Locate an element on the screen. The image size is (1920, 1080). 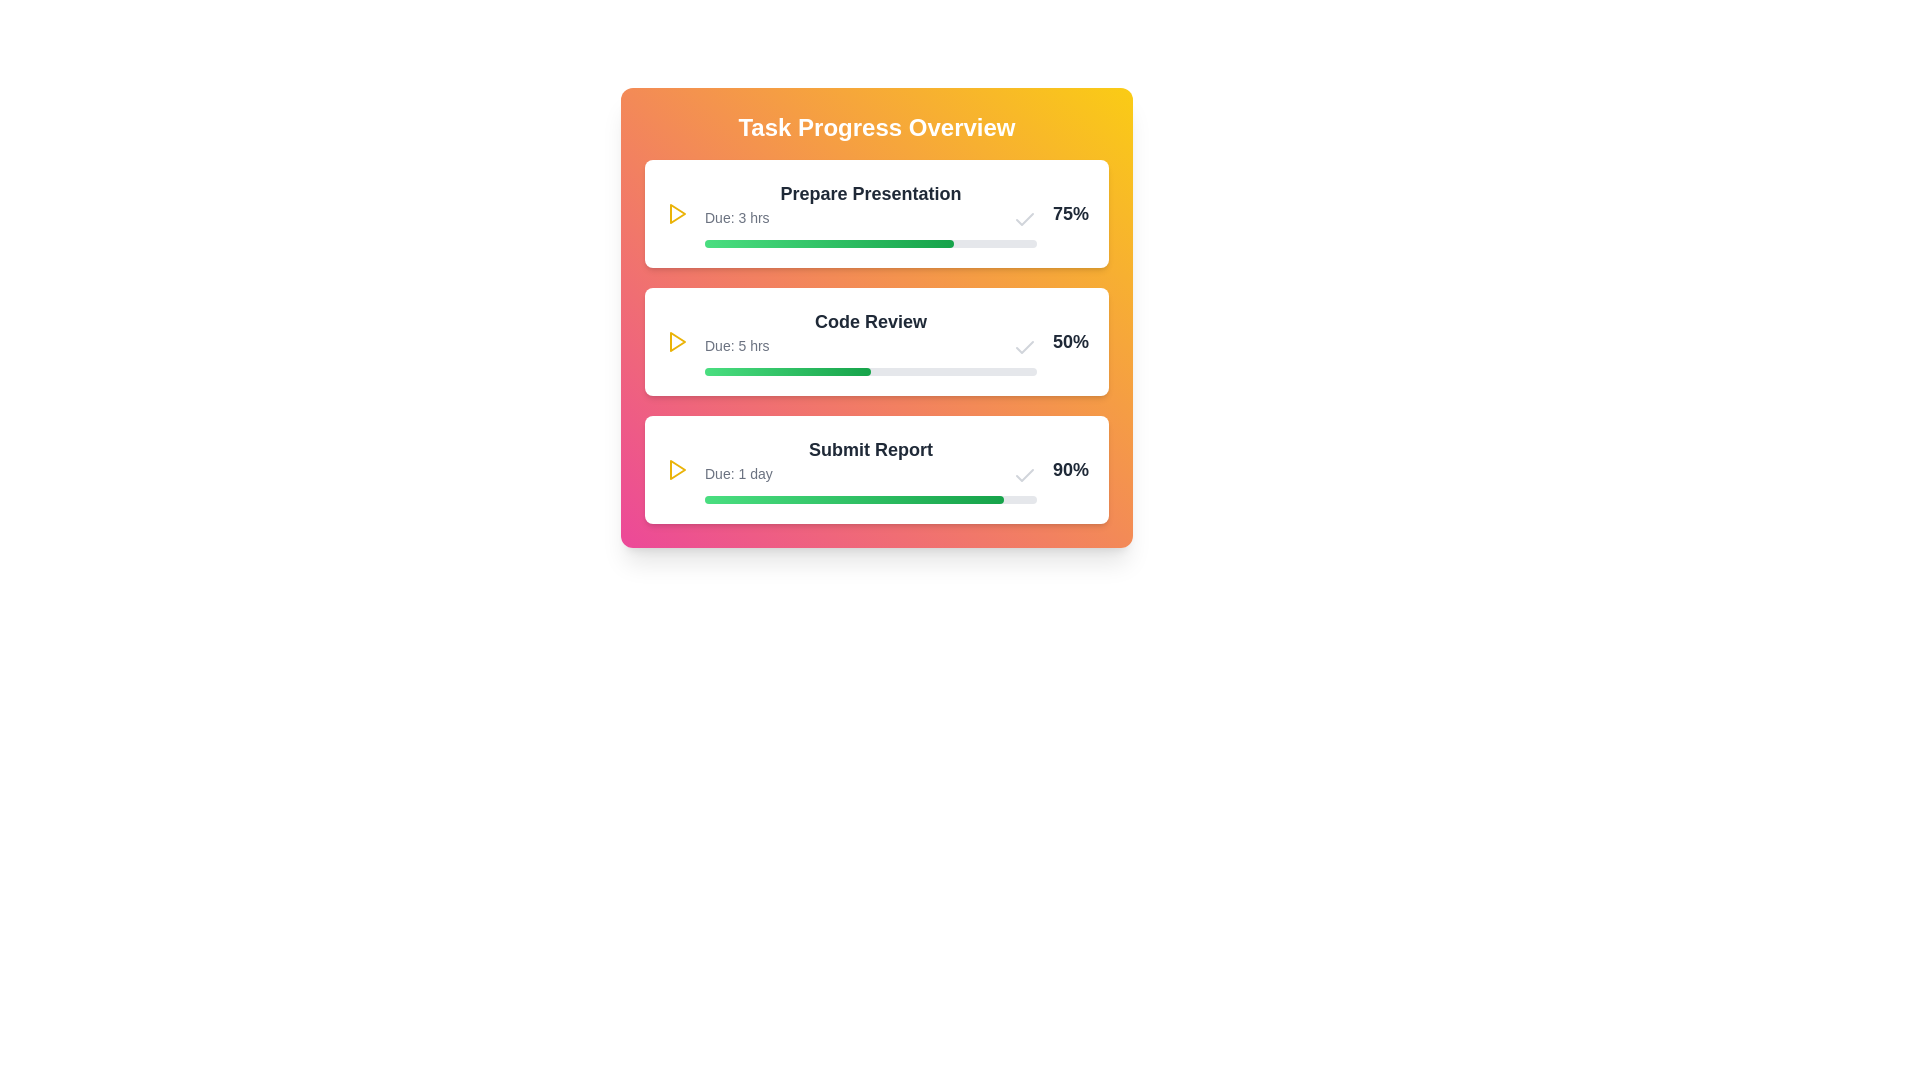
the progress bar that visually represents 75% completion of the 'Prepare Presentation' task, located above the percentage value '75%' and under the text 'Due: 3 hrs' is located at coordinates (870, 242).